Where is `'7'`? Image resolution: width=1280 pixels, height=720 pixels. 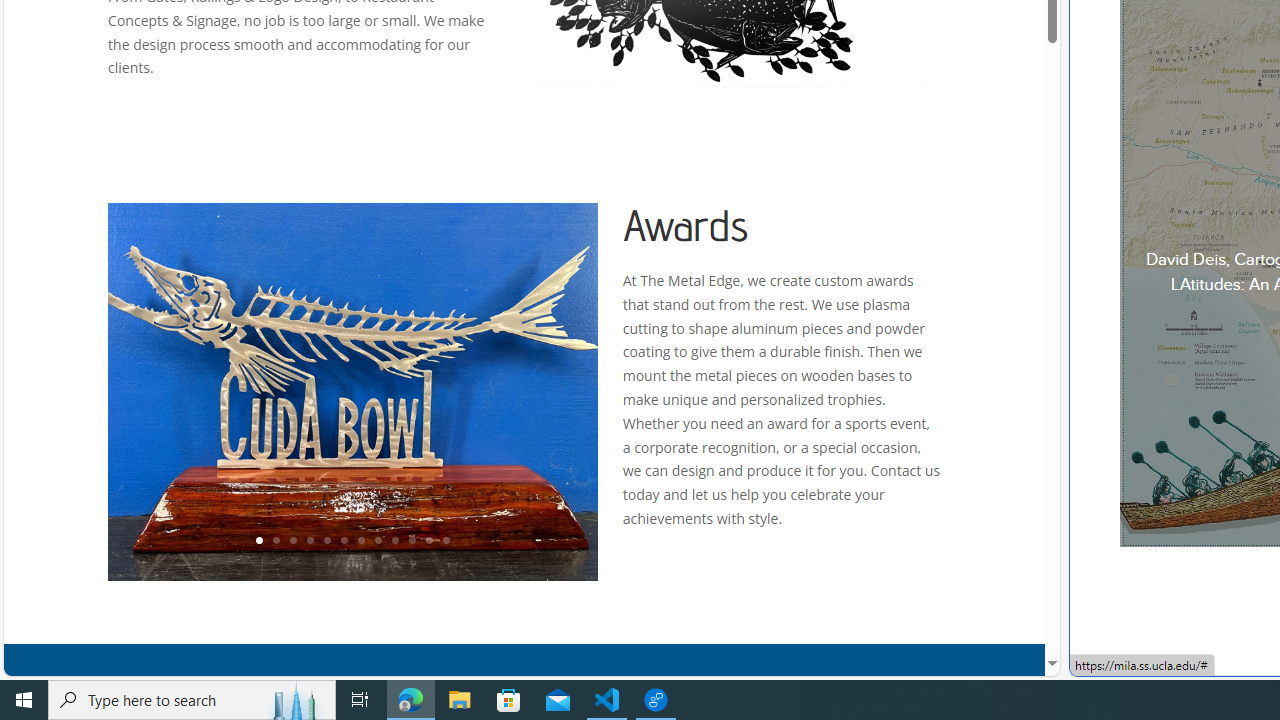
'7' is located at coordinates (360, 541).